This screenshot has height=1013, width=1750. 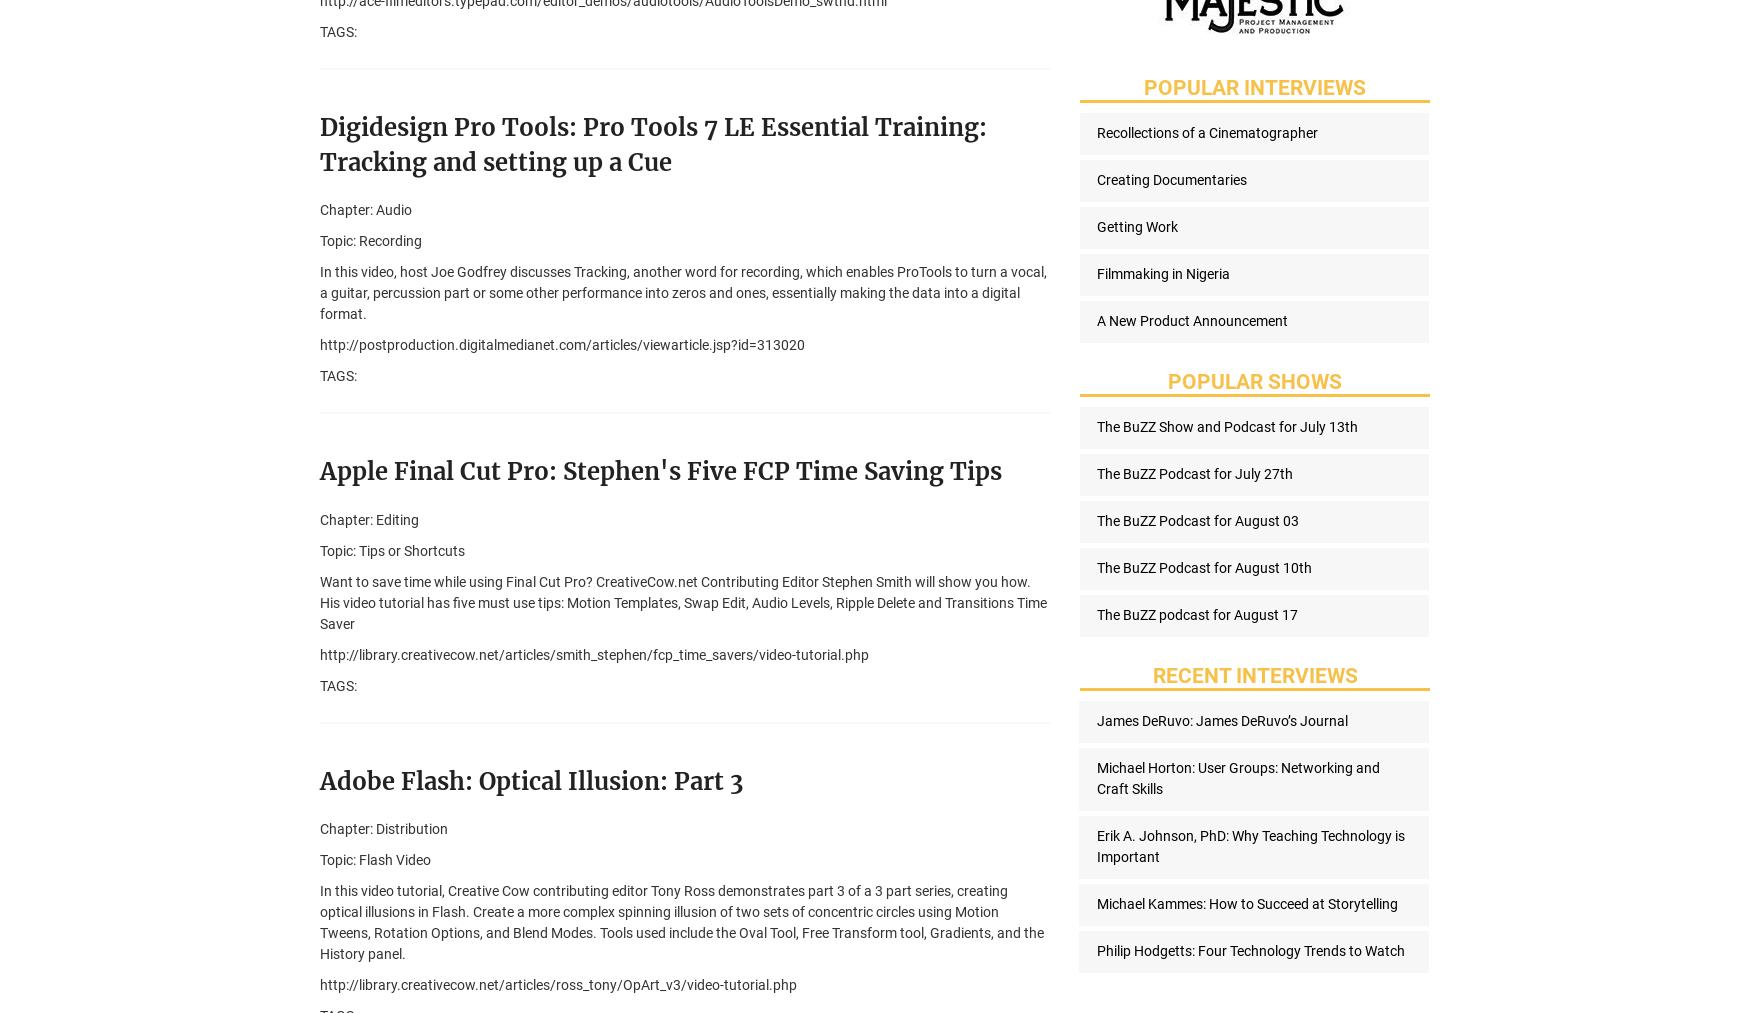 What do you see at coordinates (1221, 720) in the screenshot?
I see `'James DeRuvo: James DeRuvo’s Journal'` at bounding box center [1221, 720].